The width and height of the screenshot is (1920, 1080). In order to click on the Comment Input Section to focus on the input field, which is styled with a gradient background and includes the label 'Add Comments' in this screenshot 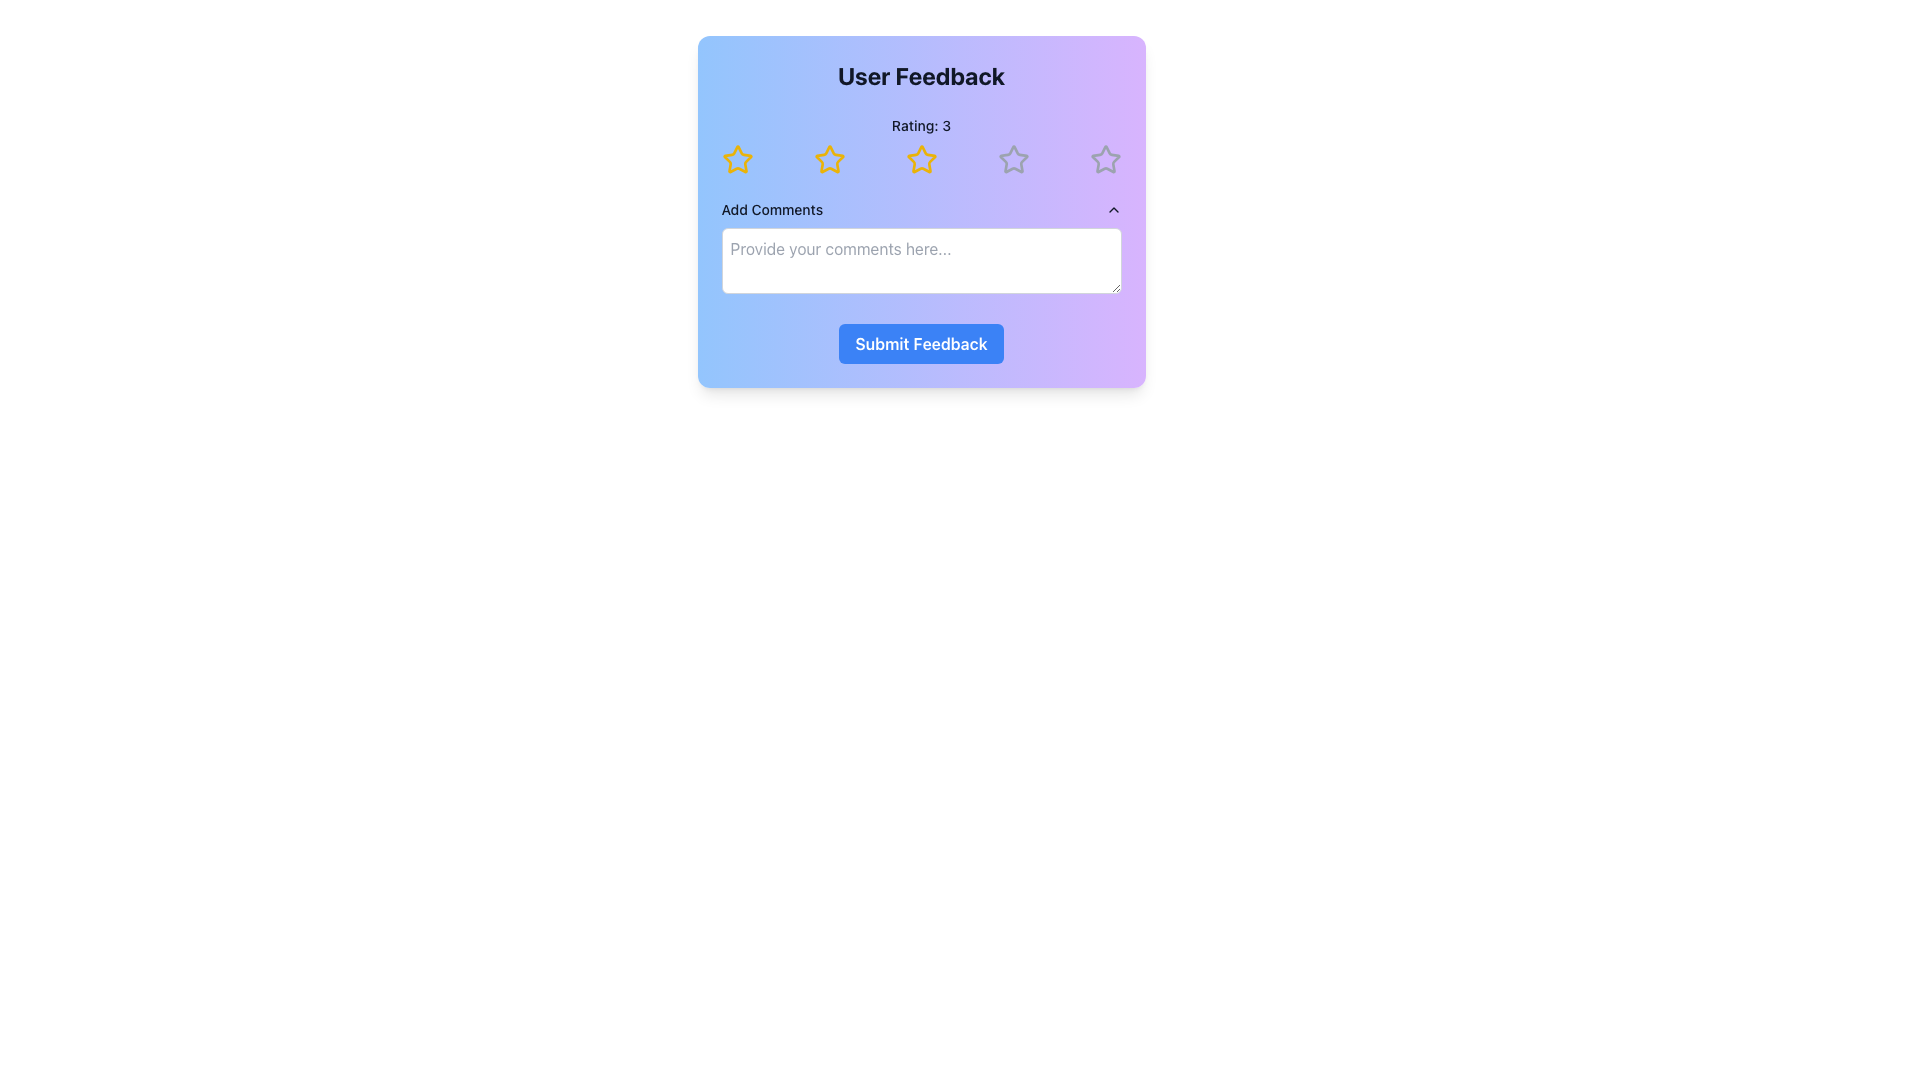, I will do `click(920, 249)`.